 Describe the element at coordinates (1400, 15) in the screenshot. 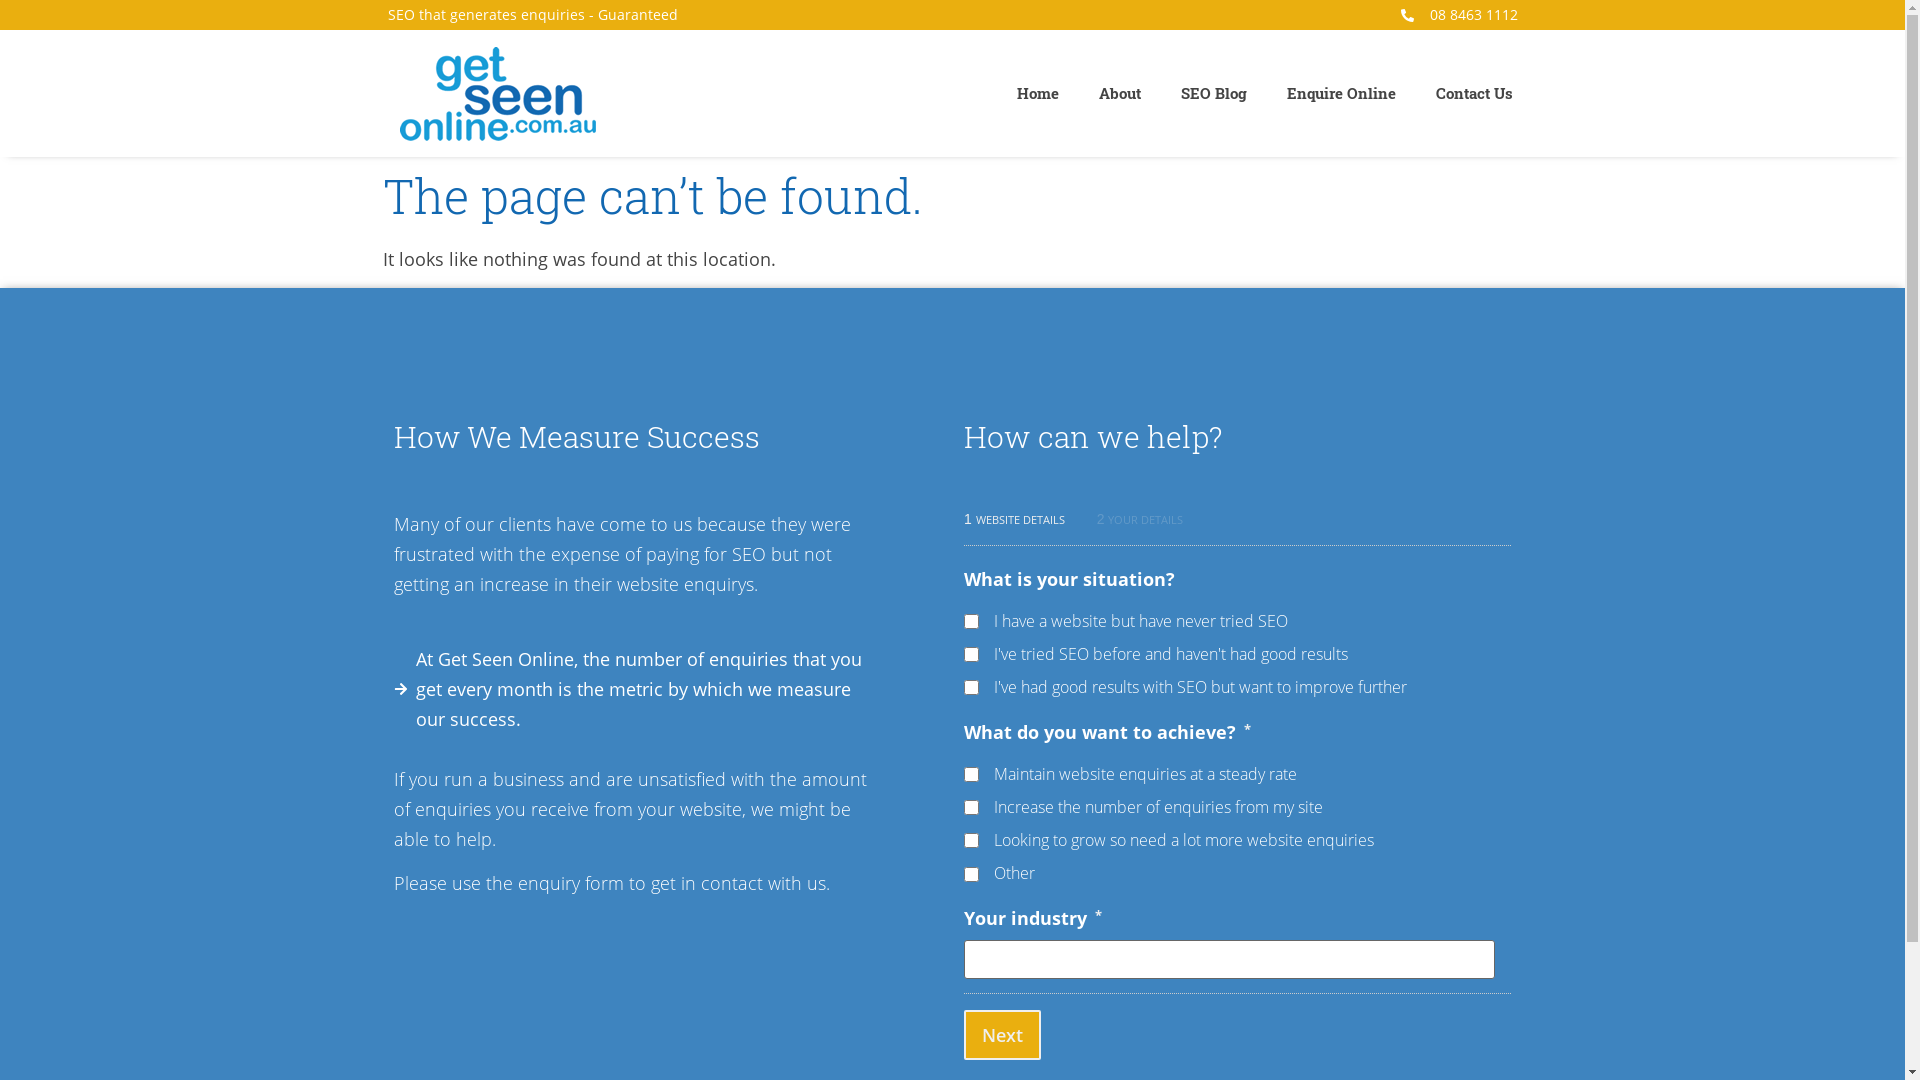

I see `'08 8463 1112'` at that location.